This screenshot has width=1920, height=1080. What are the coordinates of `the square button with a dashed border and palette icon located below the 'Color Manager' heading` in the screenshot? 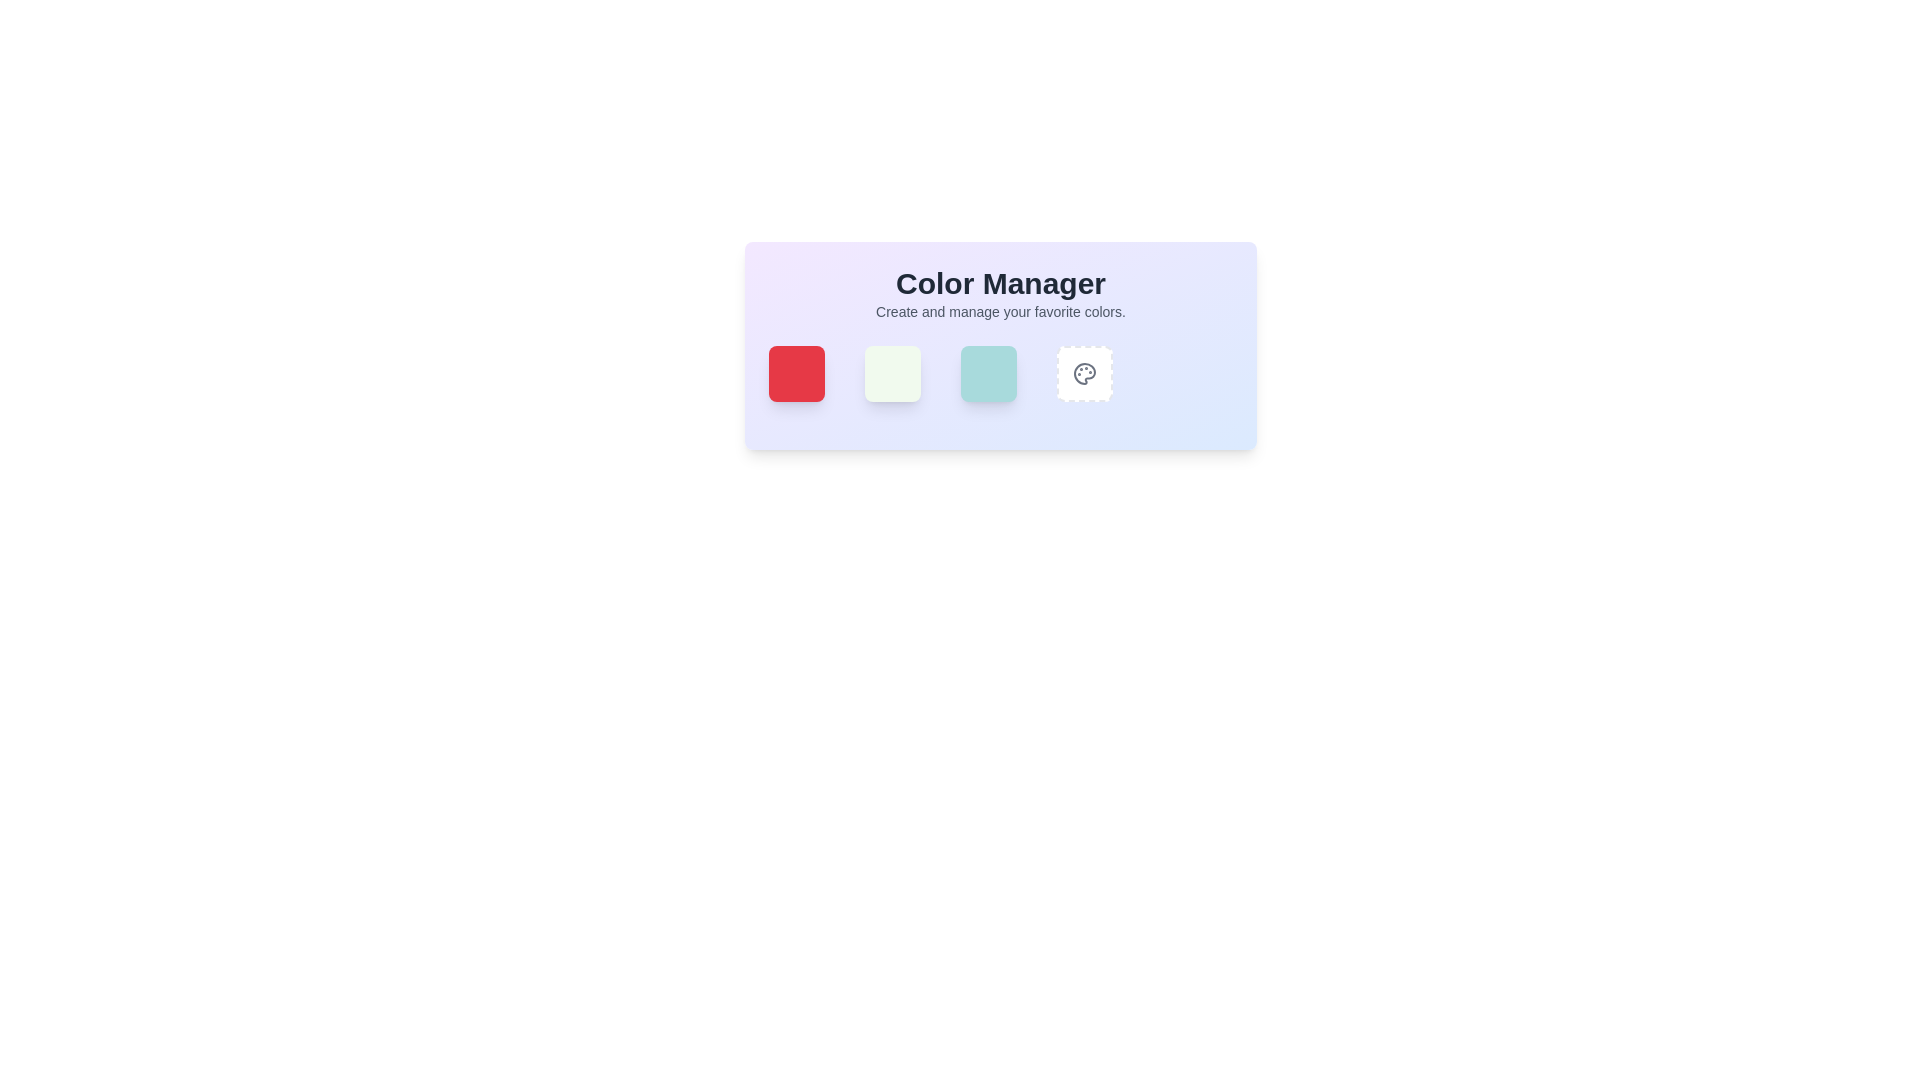 It's located at (1083, 374).